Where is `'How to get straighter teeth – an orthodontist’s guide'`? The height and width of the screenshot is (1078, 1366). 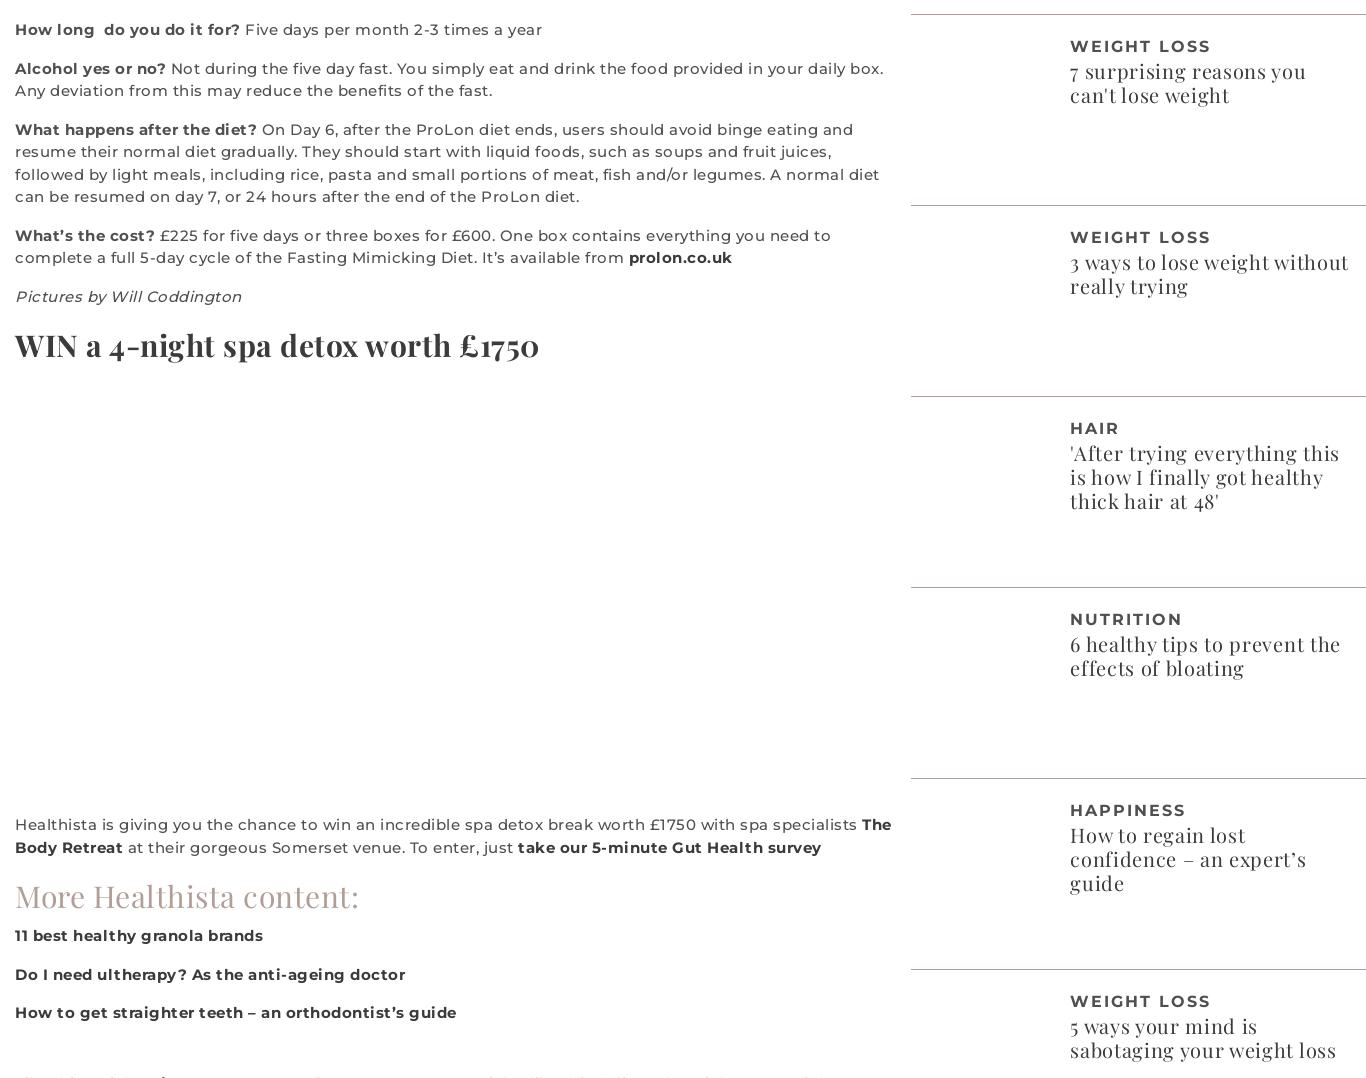 'How to get straighter teeth – an orthodontist’s guide' is located at coordinates (235, 1011).